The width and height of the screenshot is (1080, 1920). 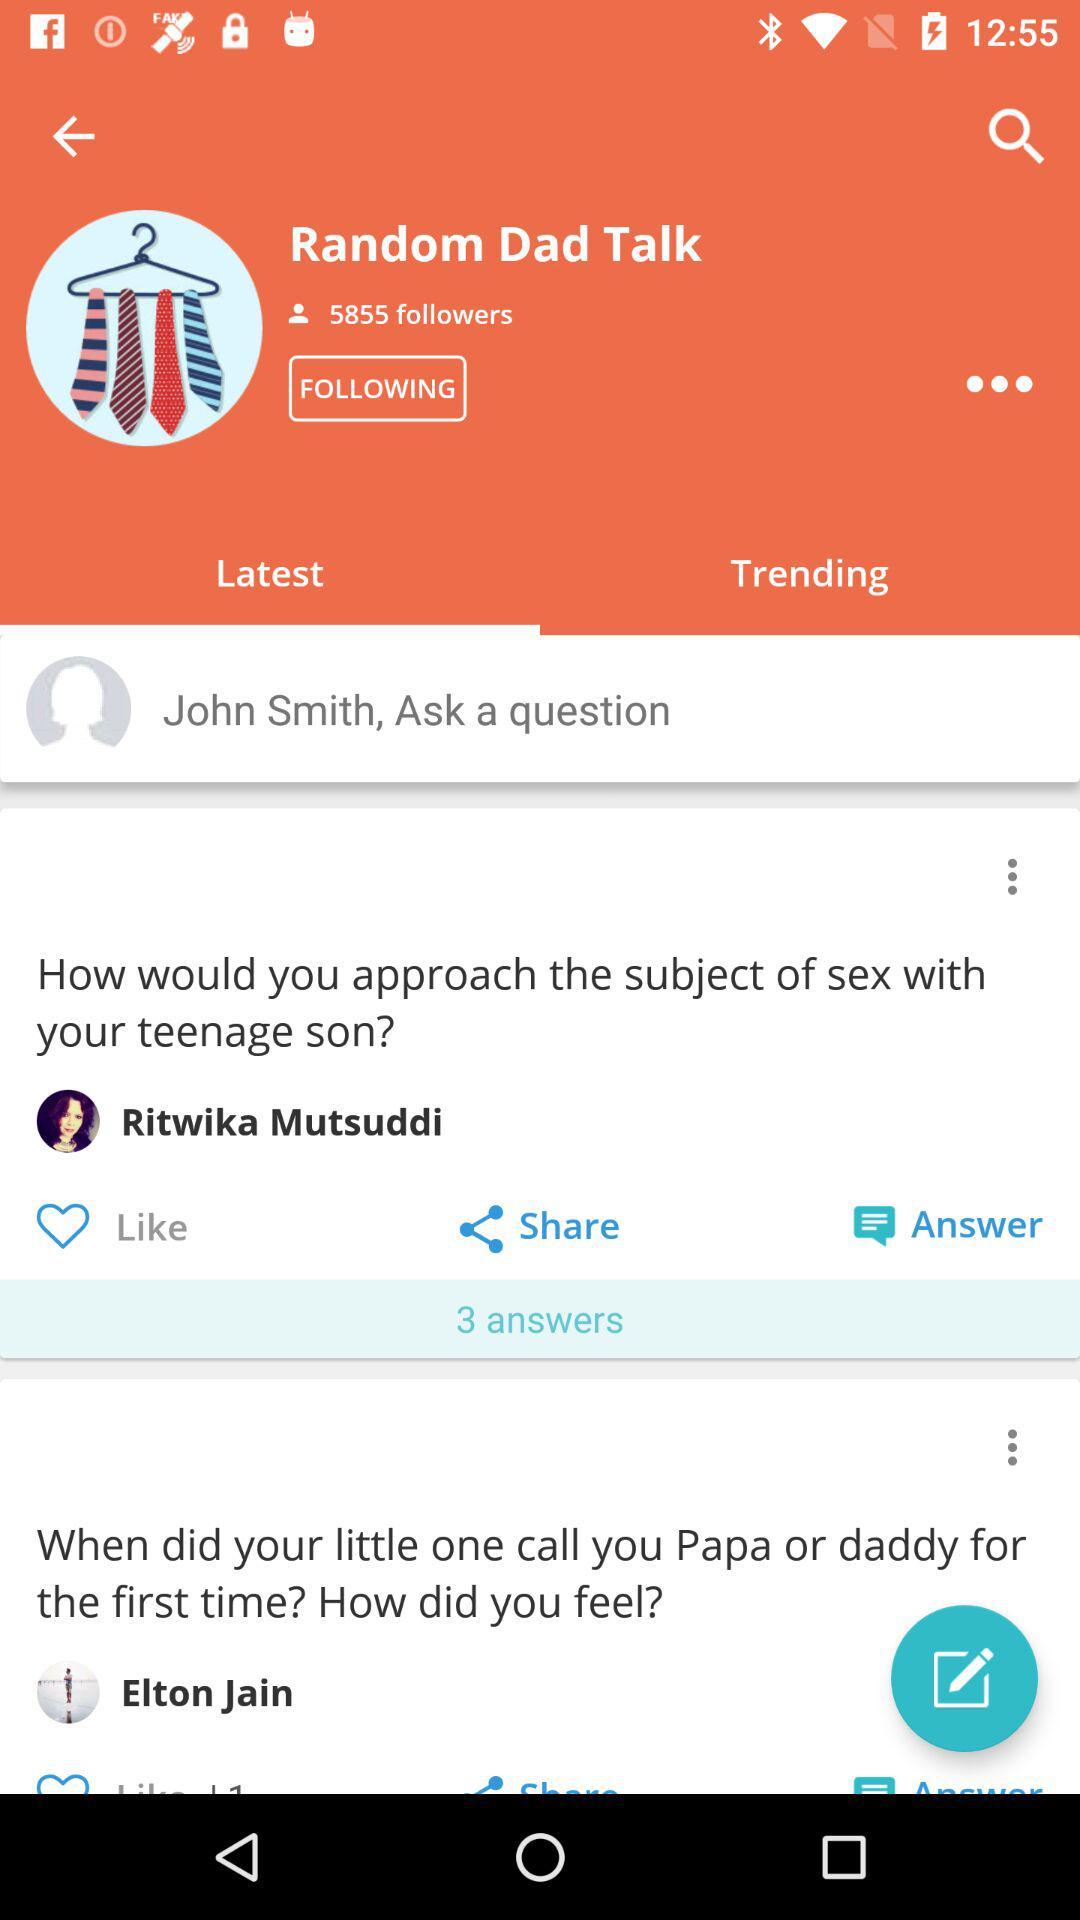 What do you see at coordinates (599, 708) in the screenshot?
I see `the icon below latest item` at bounding box center [599, 708].